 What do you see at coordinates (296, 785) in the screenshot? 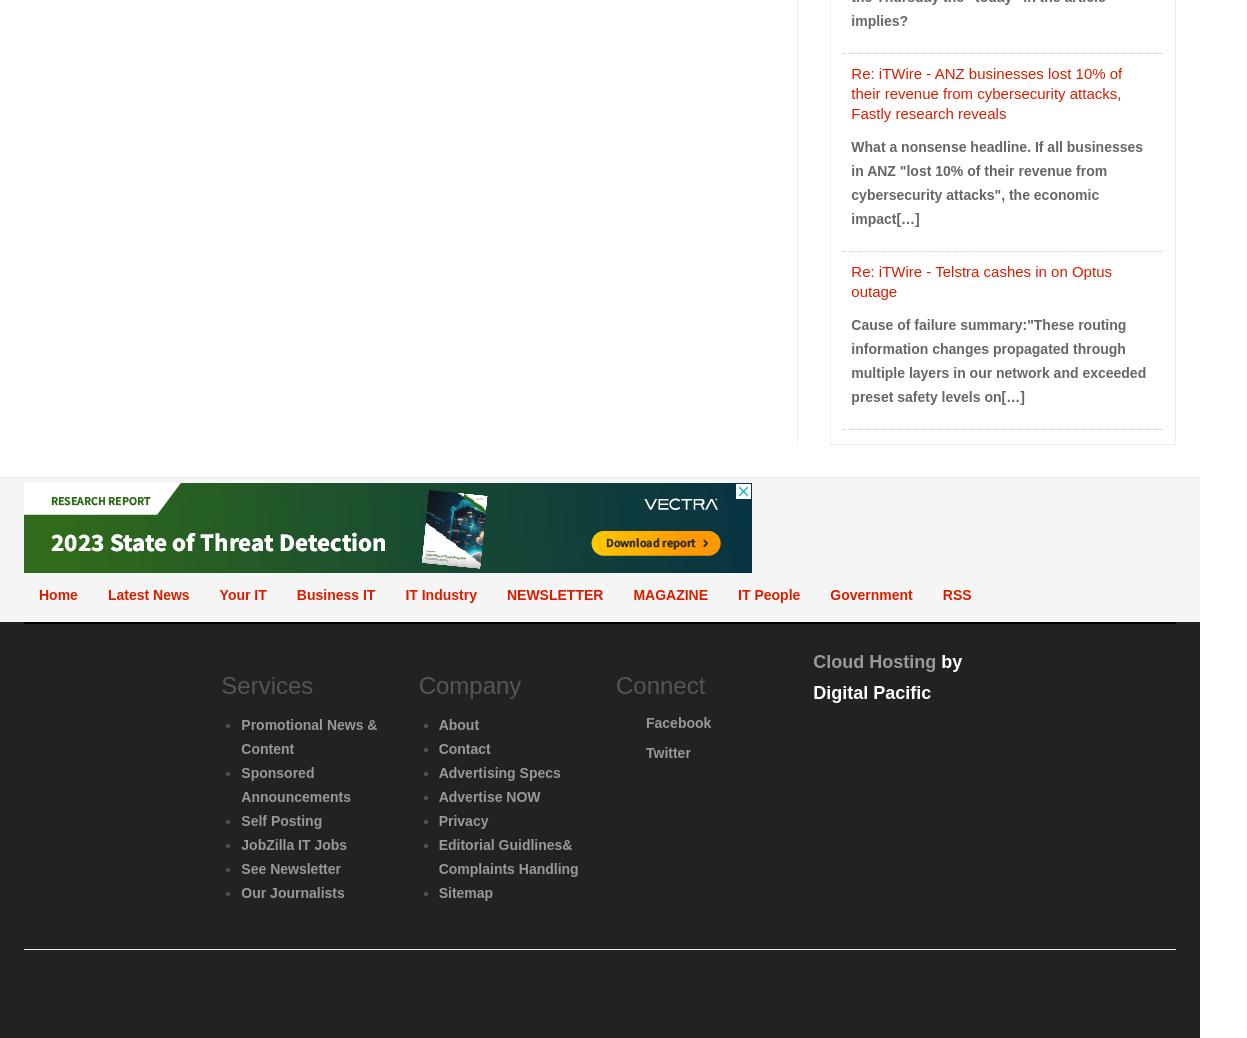
I see `'Sponsored Announcements'` at bounding box center [296, 785].